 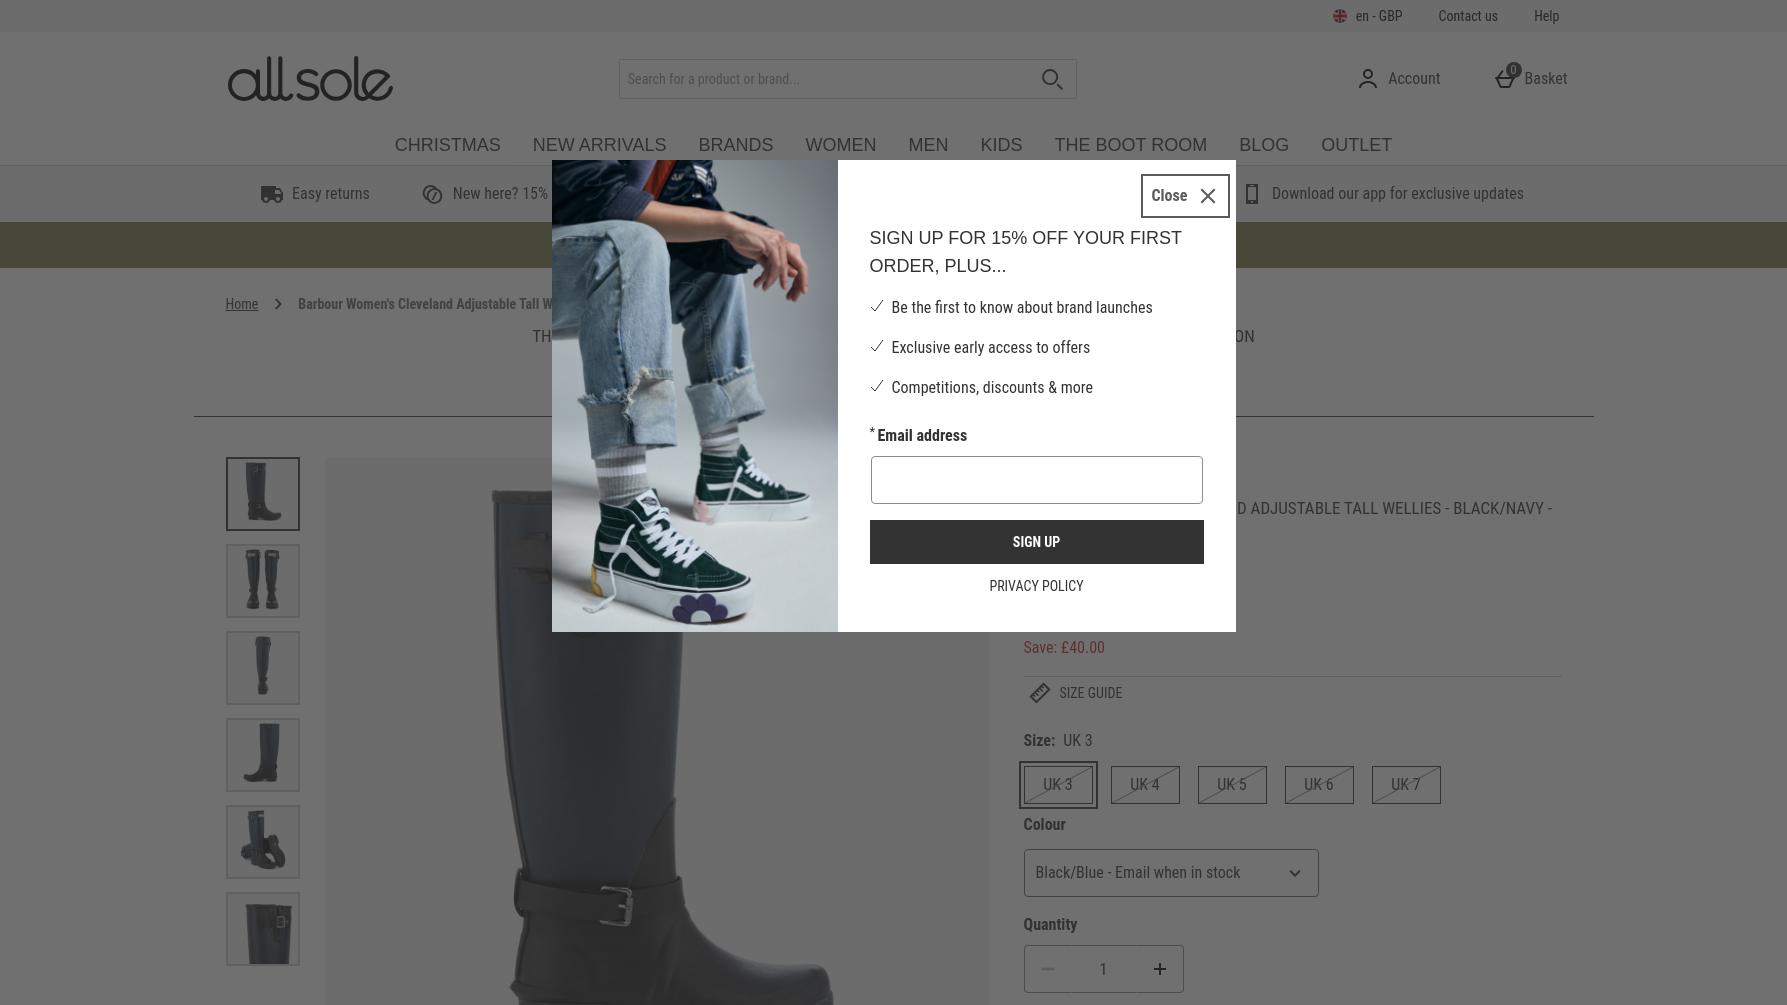 I want to click on 'Help', so click(x=1533, y=15).